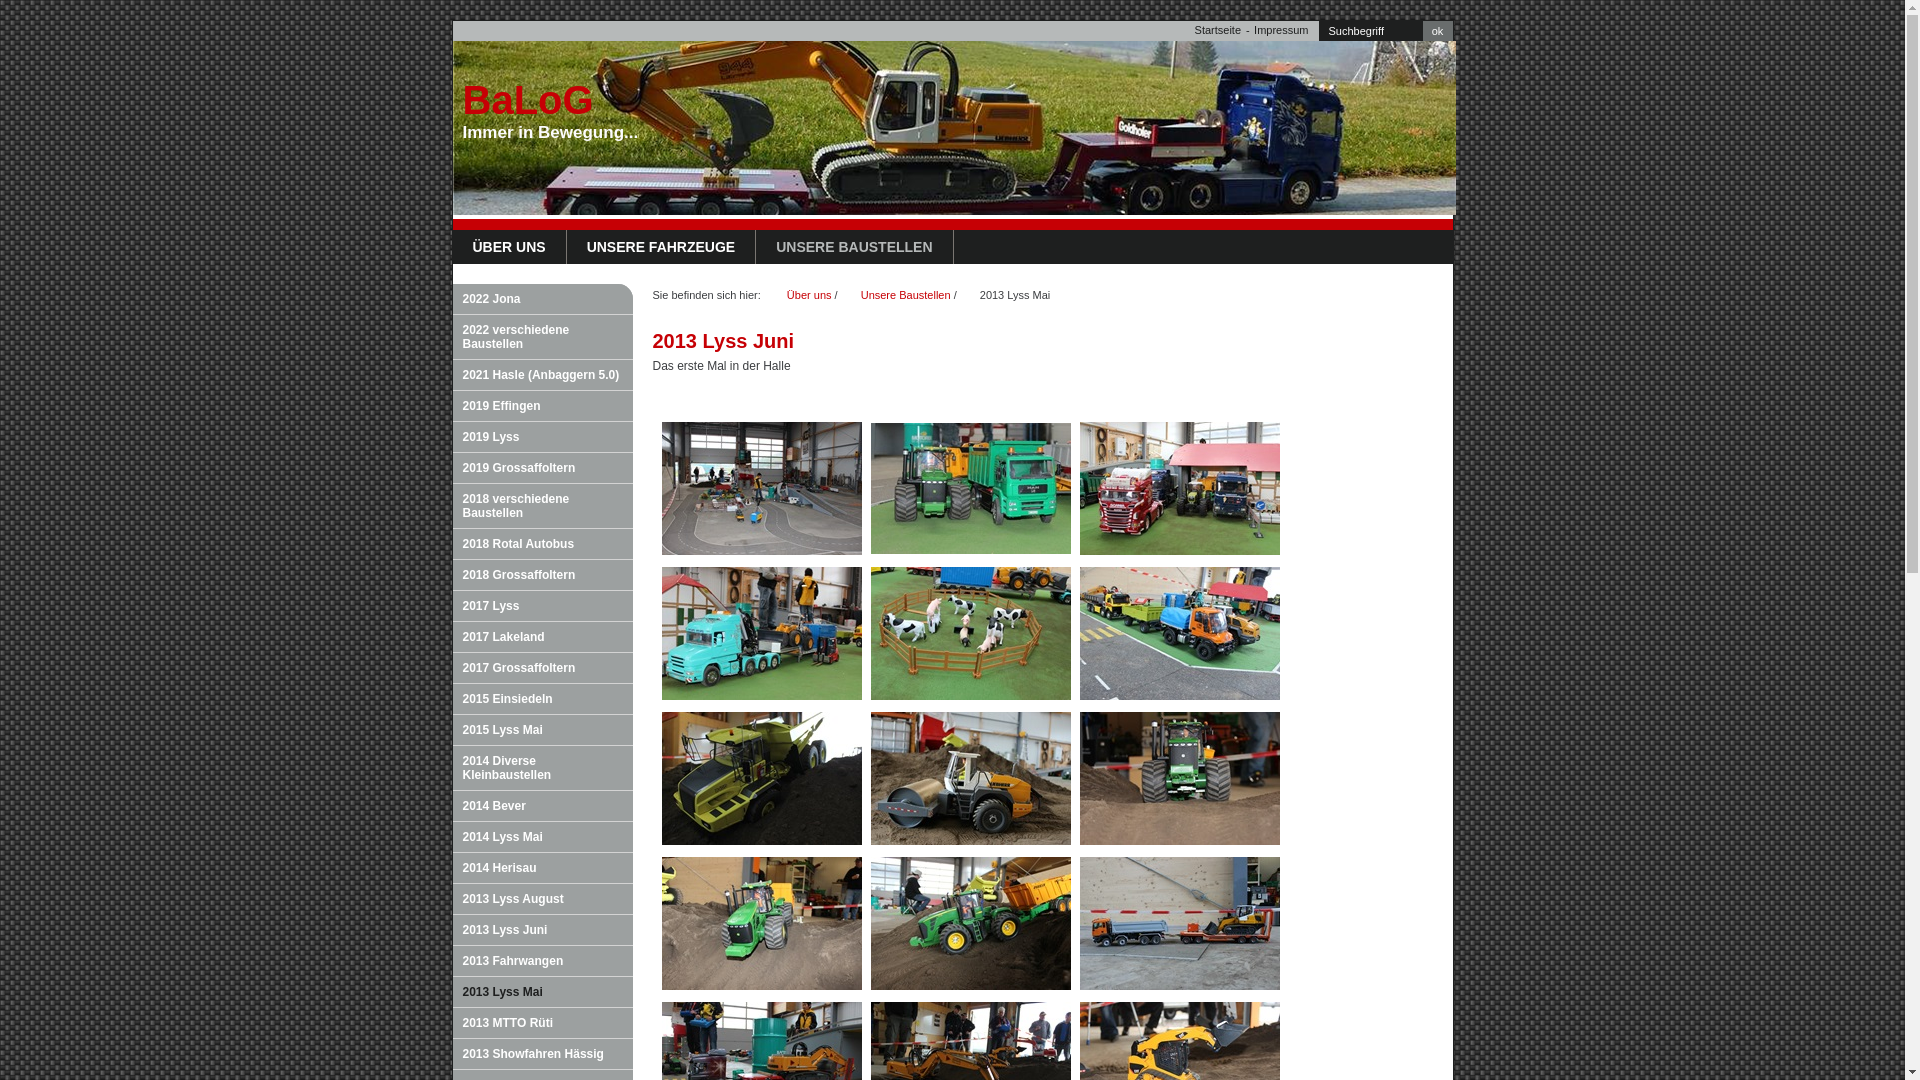 This screenshot has height=1080, width=1920. What do you see at coordinates (1281, 30) in the screenshot?
I see `'Impressum'` at bounding box center [1281, 30].